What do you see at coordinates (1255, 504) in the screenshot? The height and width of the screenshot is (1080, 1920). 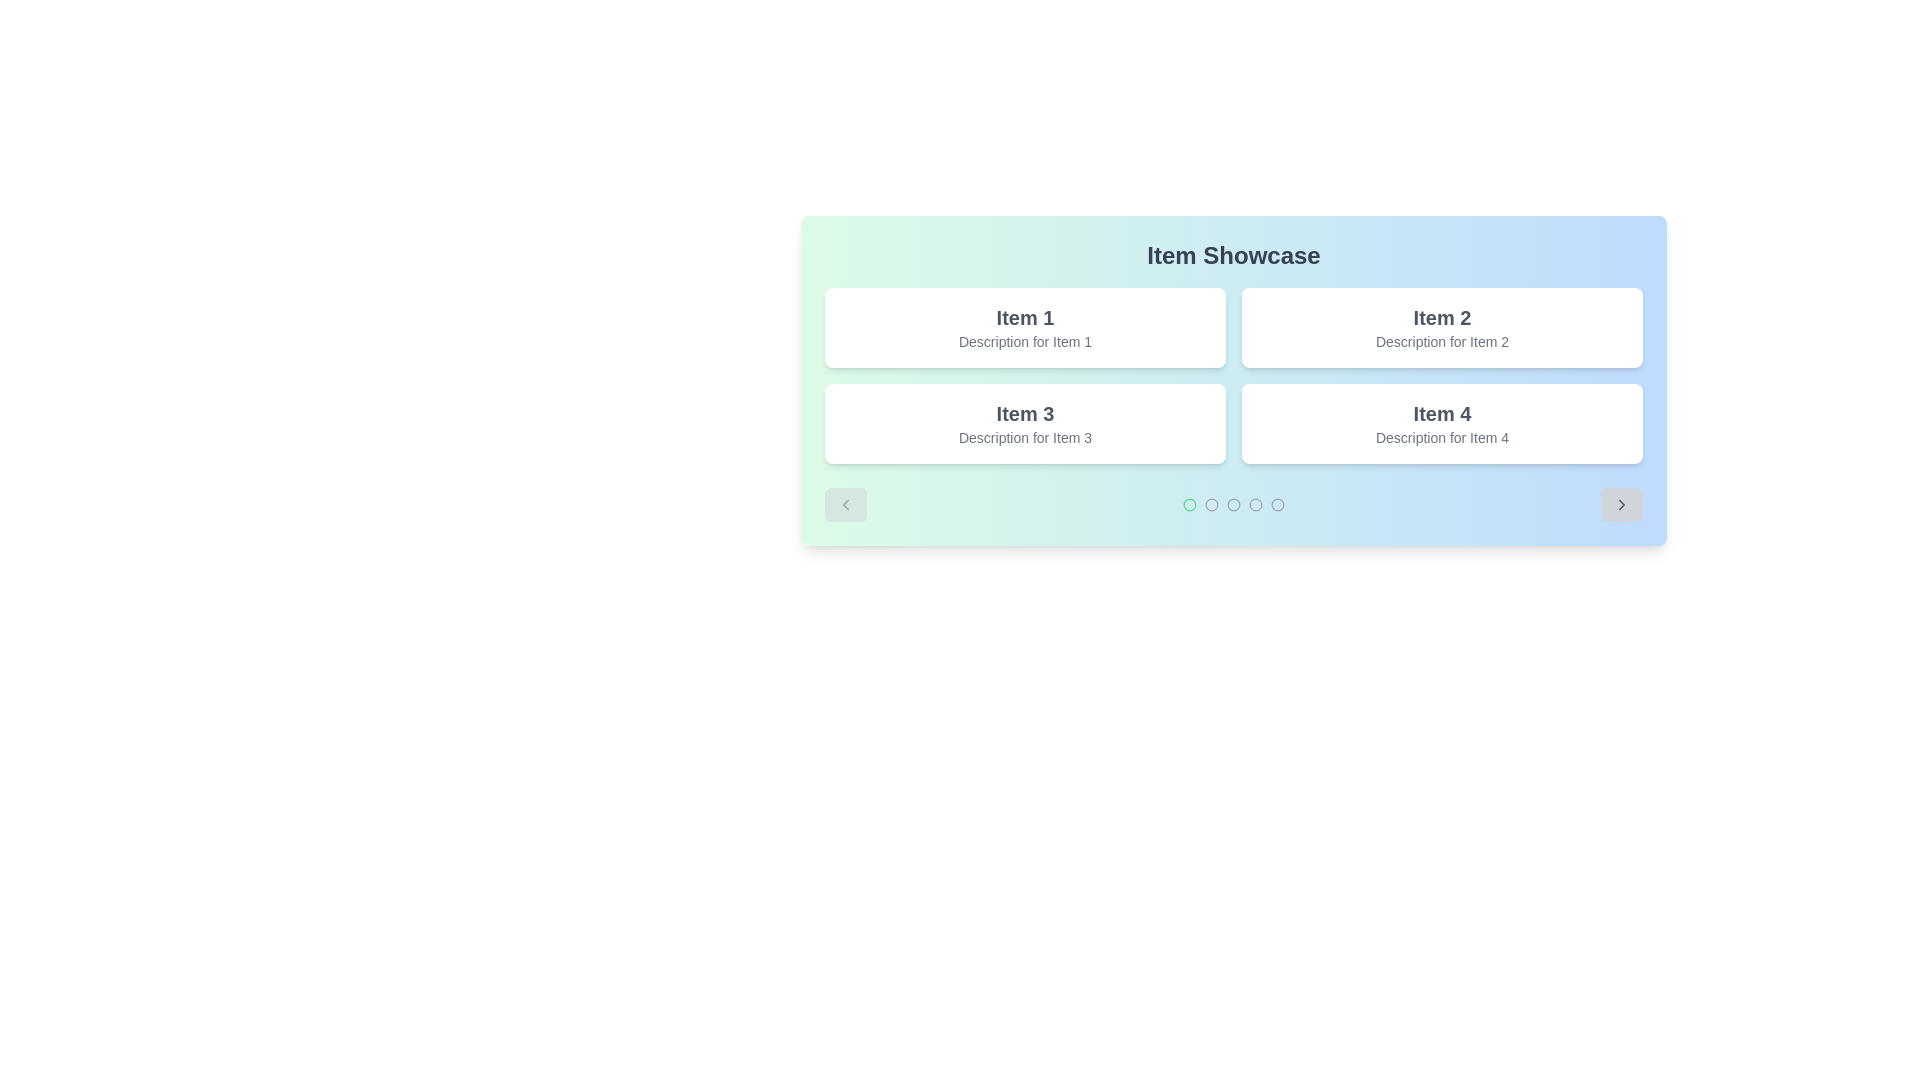 I see `the seventh circular interactive indicator` at bounding box center [1255, 504].